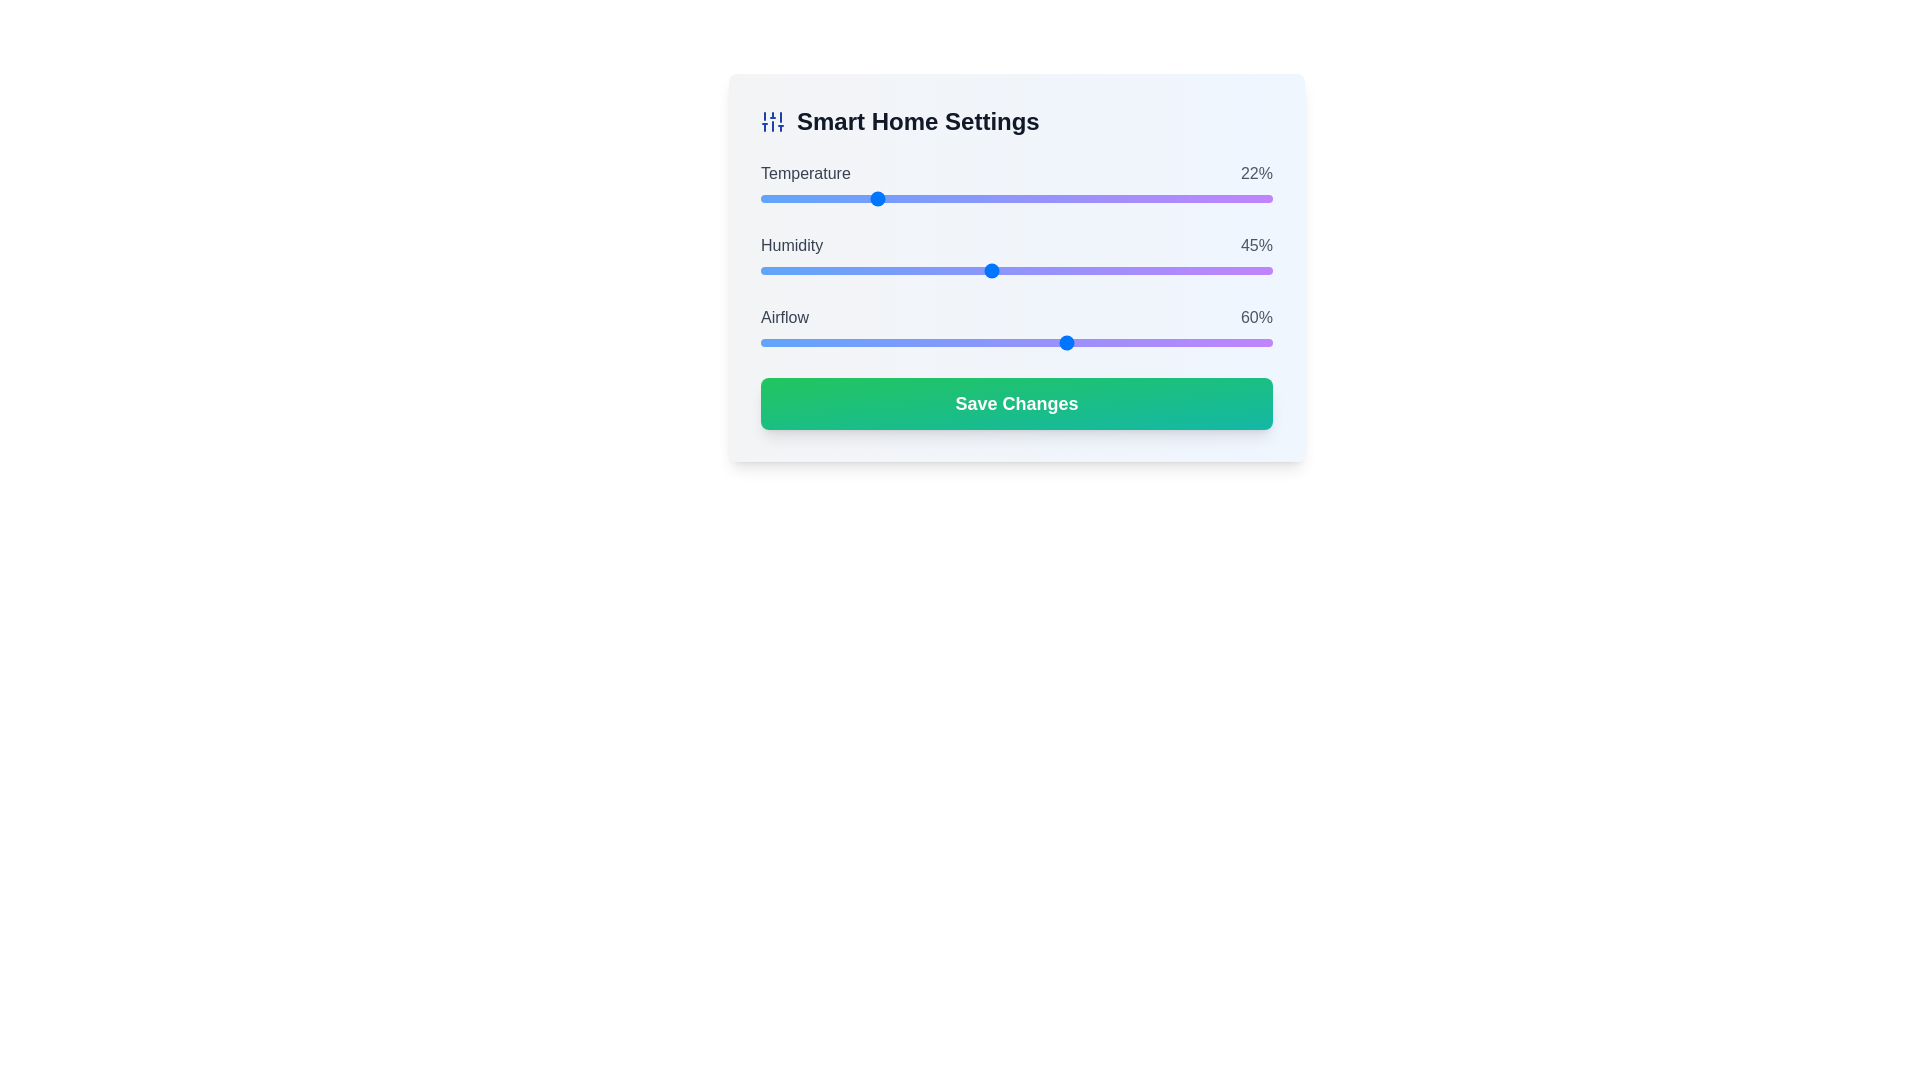  What do you see at coordinates (1082, 342) in the screenshot?
I see `the airflow` at bounding box center [1082, 342].